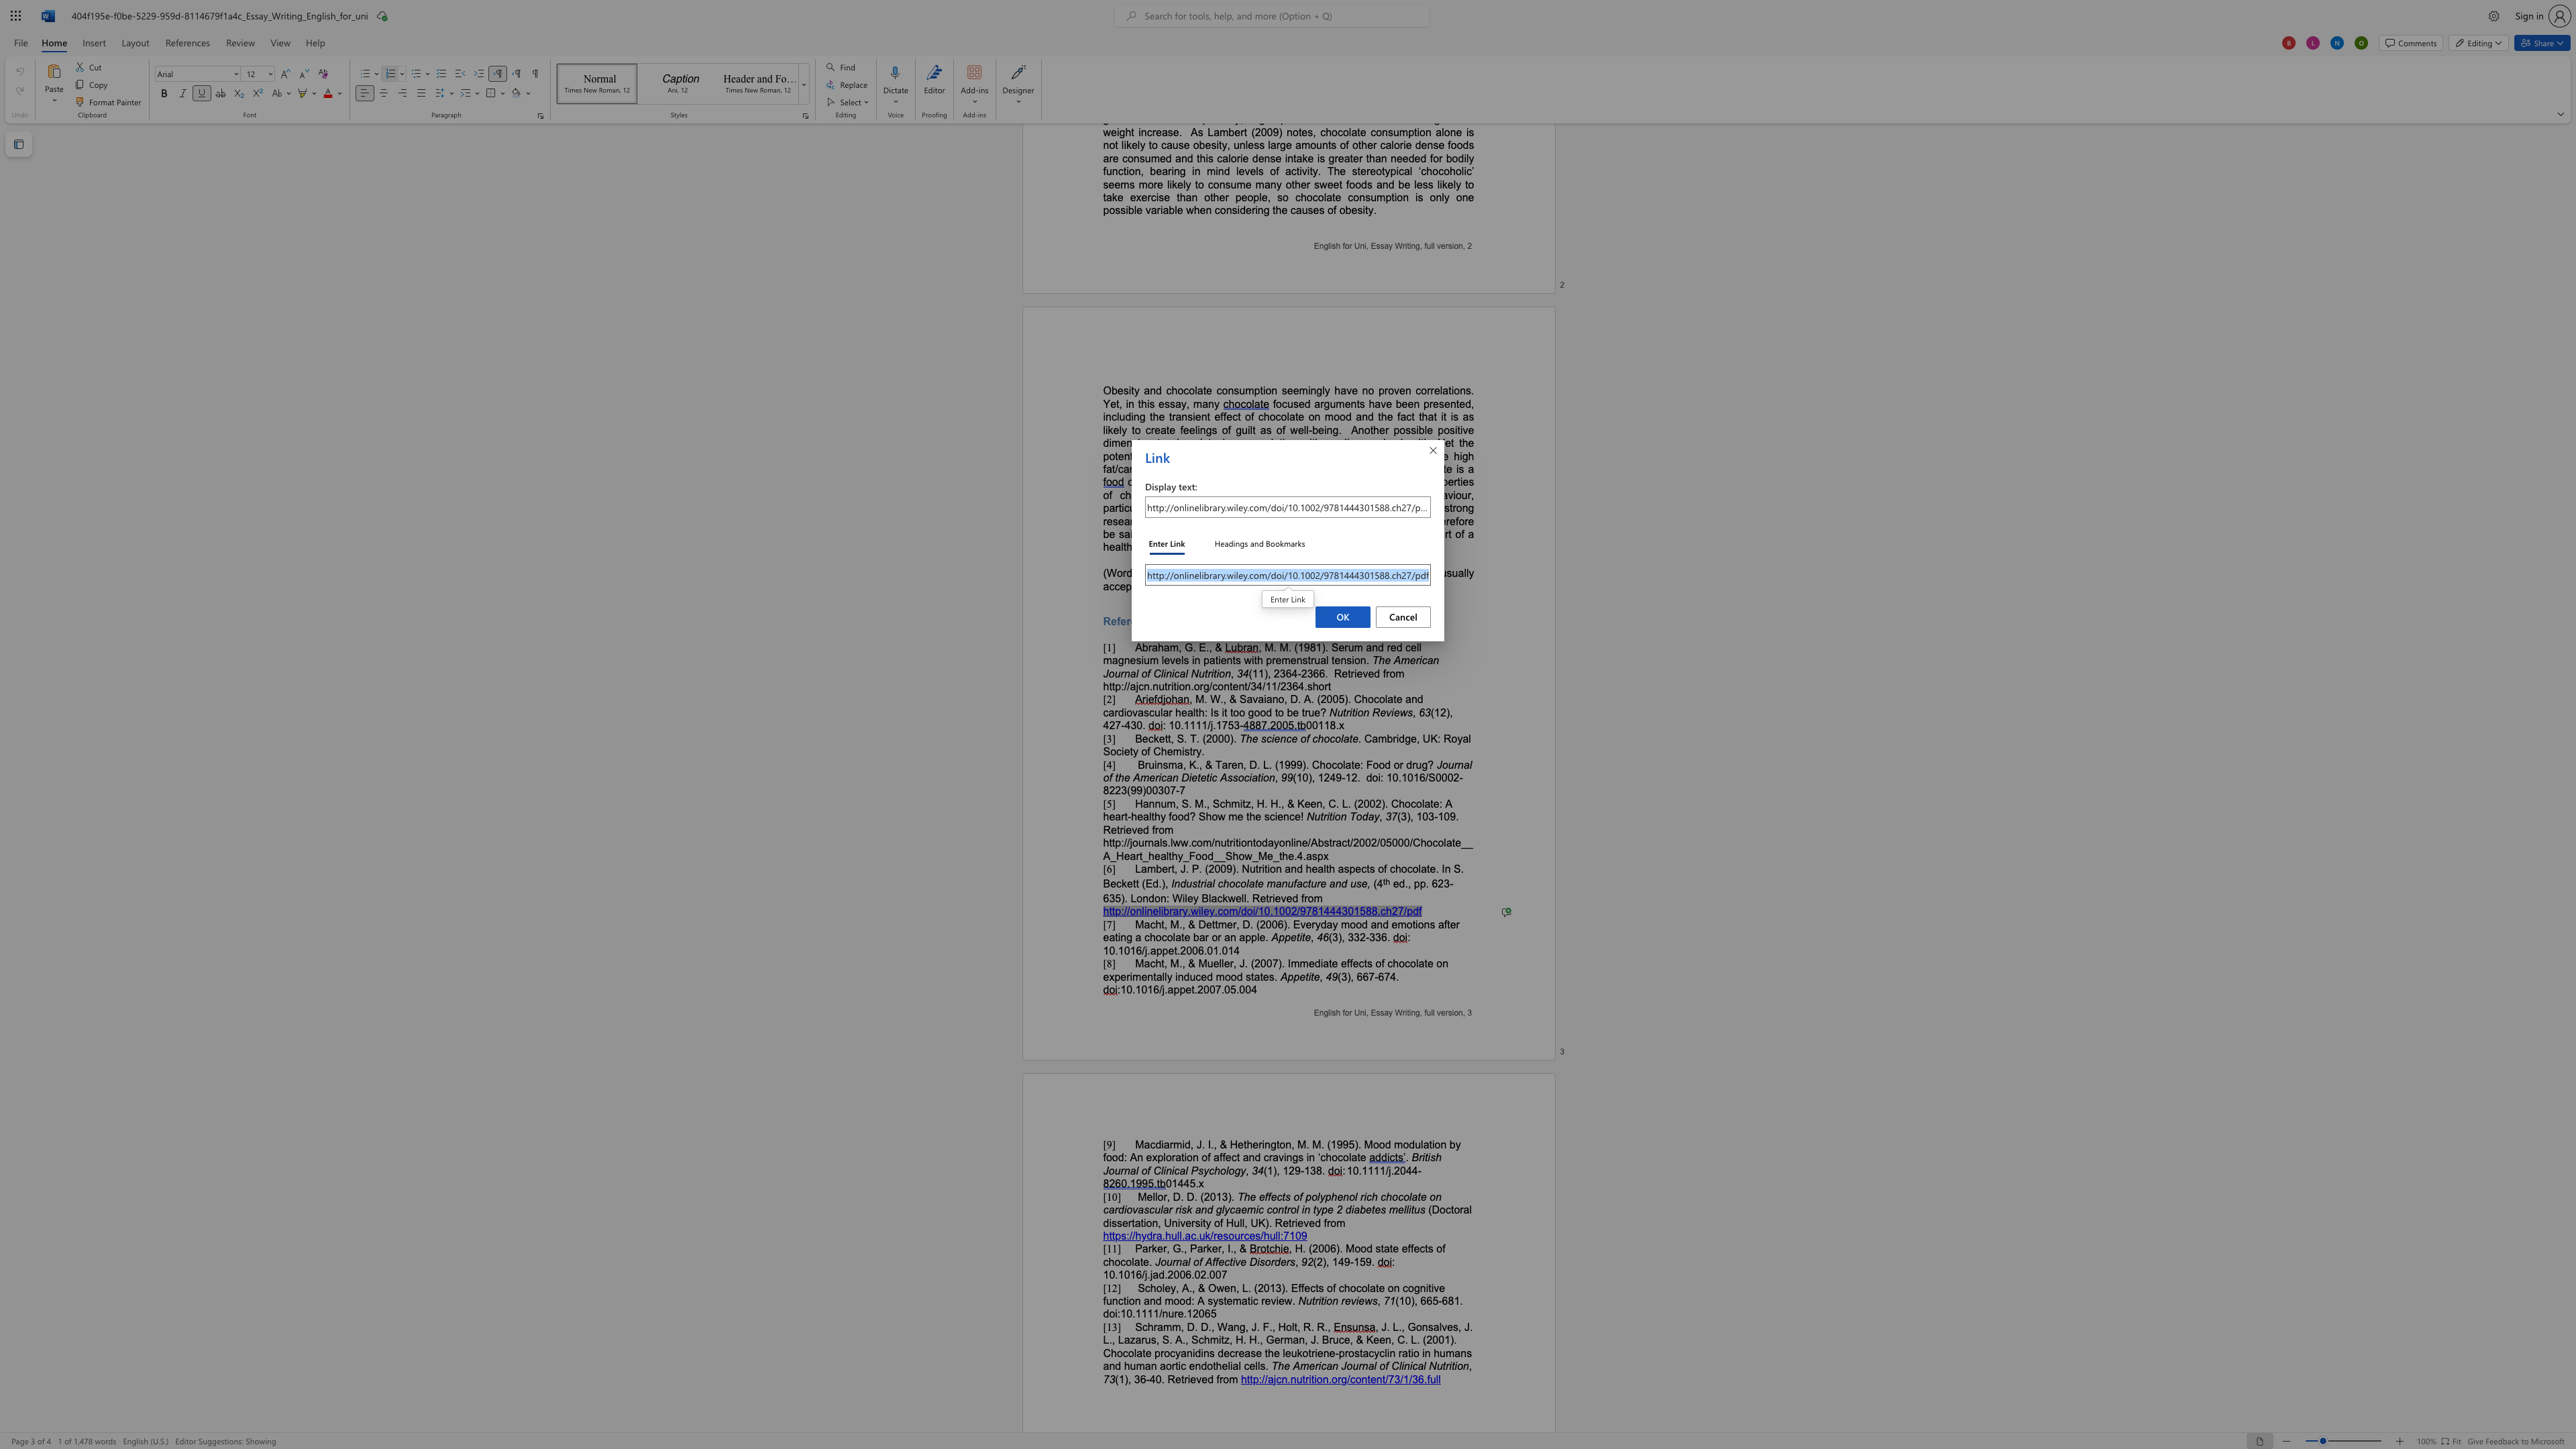  I want to click on the 1th character "M" in the text, so click(1349, 1248).